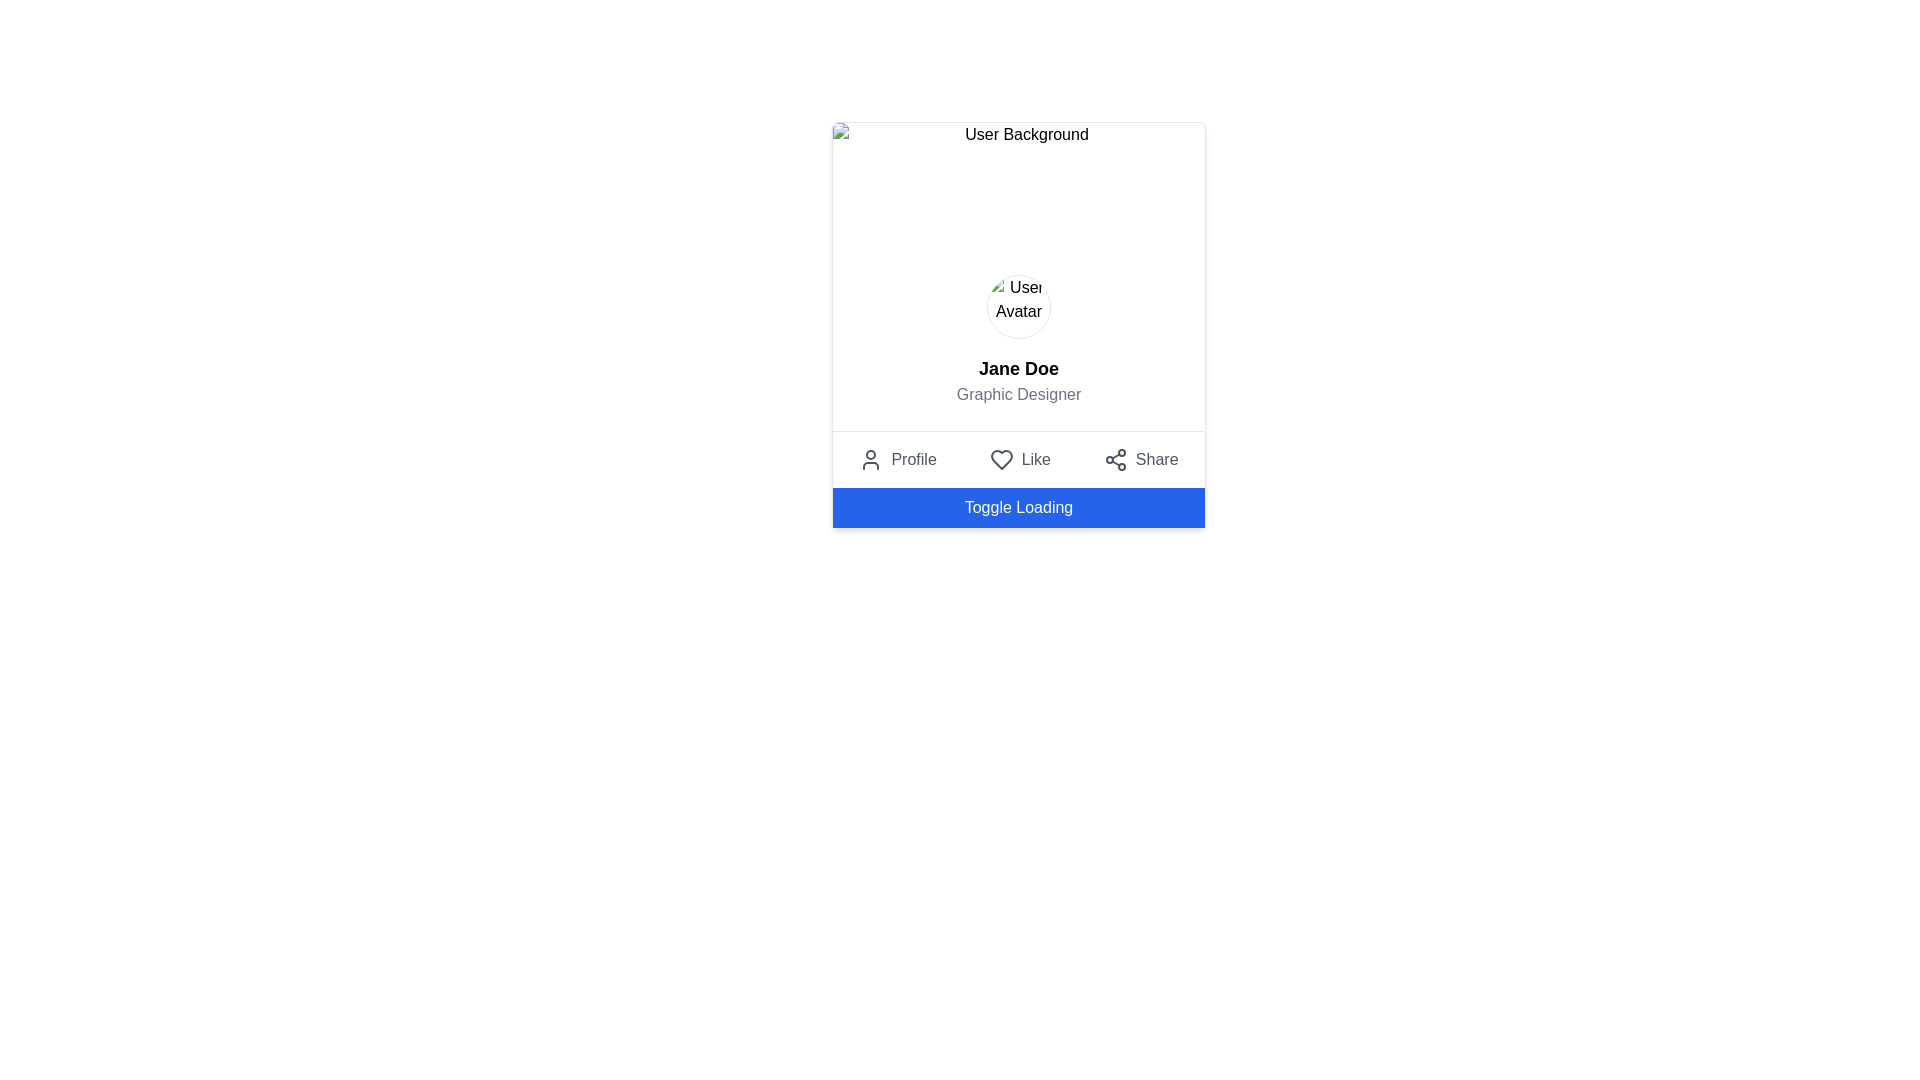  What do you see at coordinates (1018, 459) in the screenshot?
I see `the 'Like' interactive button located in the user profile card, positioned above the 'Toggle Loading' button and to the left of other action items` at bounding box center [1018, 459].